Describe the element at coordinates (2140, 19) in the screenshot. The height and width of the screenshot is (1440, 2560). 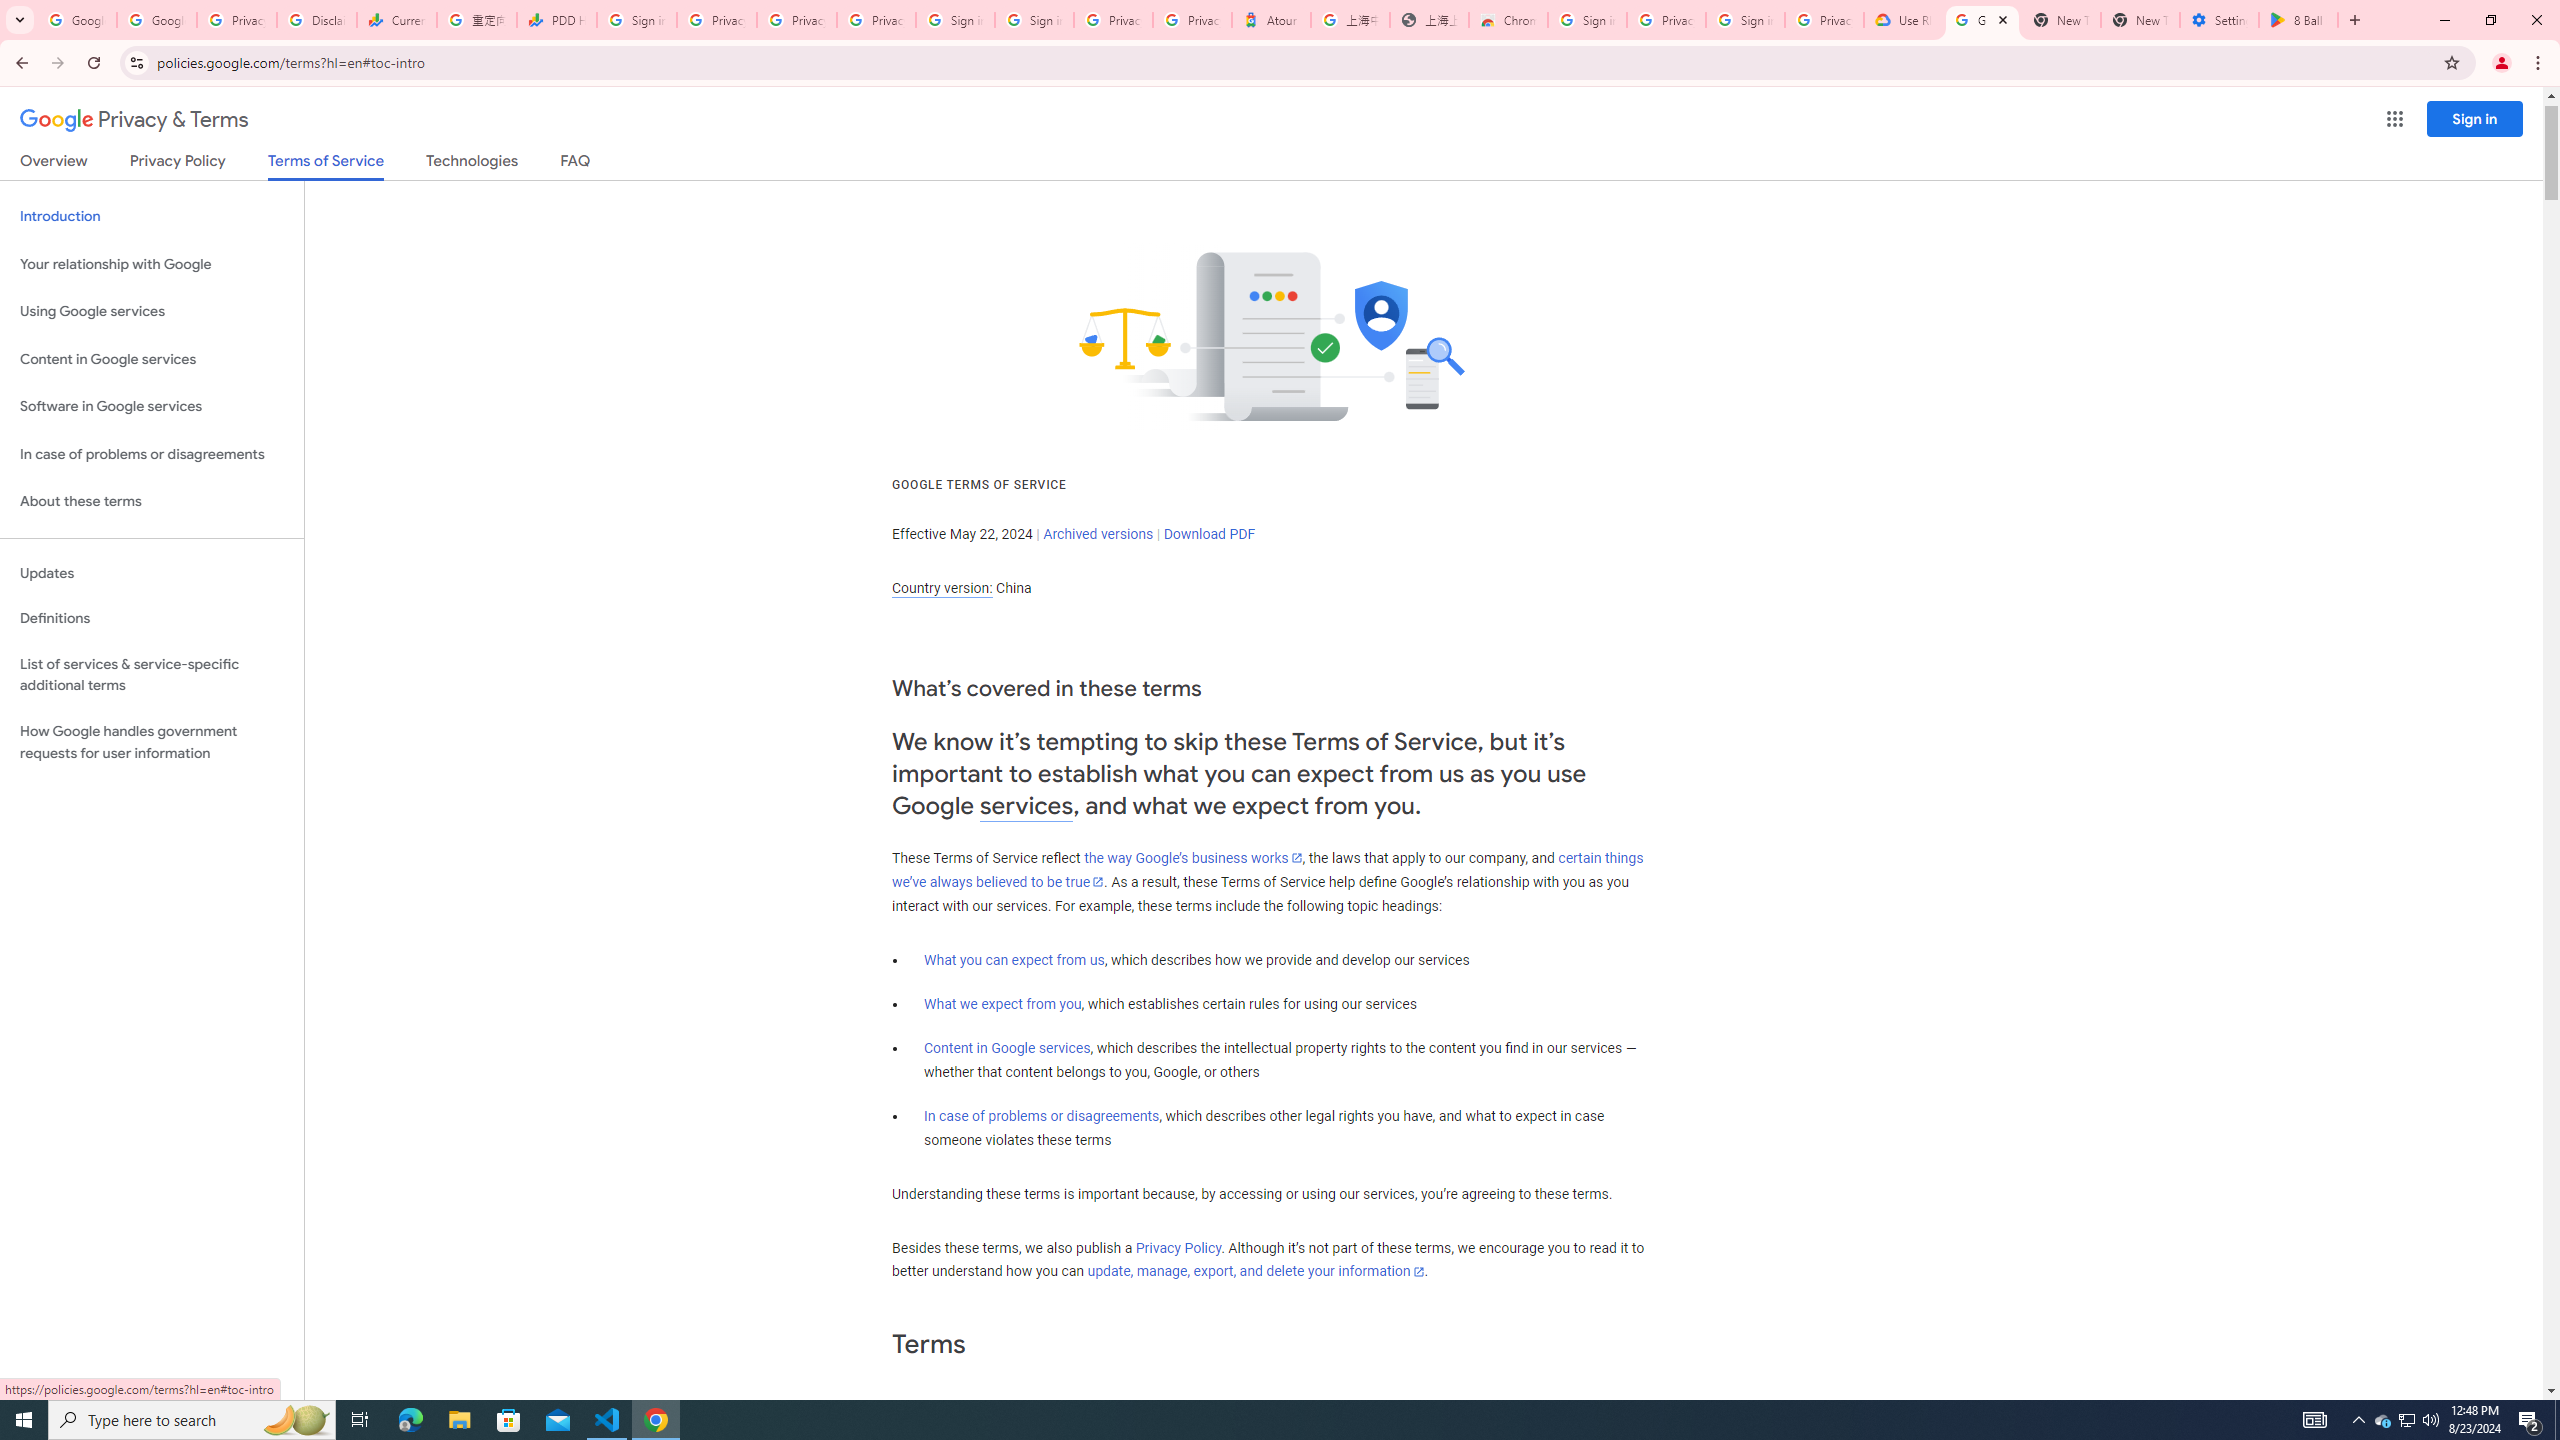
I see `'New Tab'` at that location.